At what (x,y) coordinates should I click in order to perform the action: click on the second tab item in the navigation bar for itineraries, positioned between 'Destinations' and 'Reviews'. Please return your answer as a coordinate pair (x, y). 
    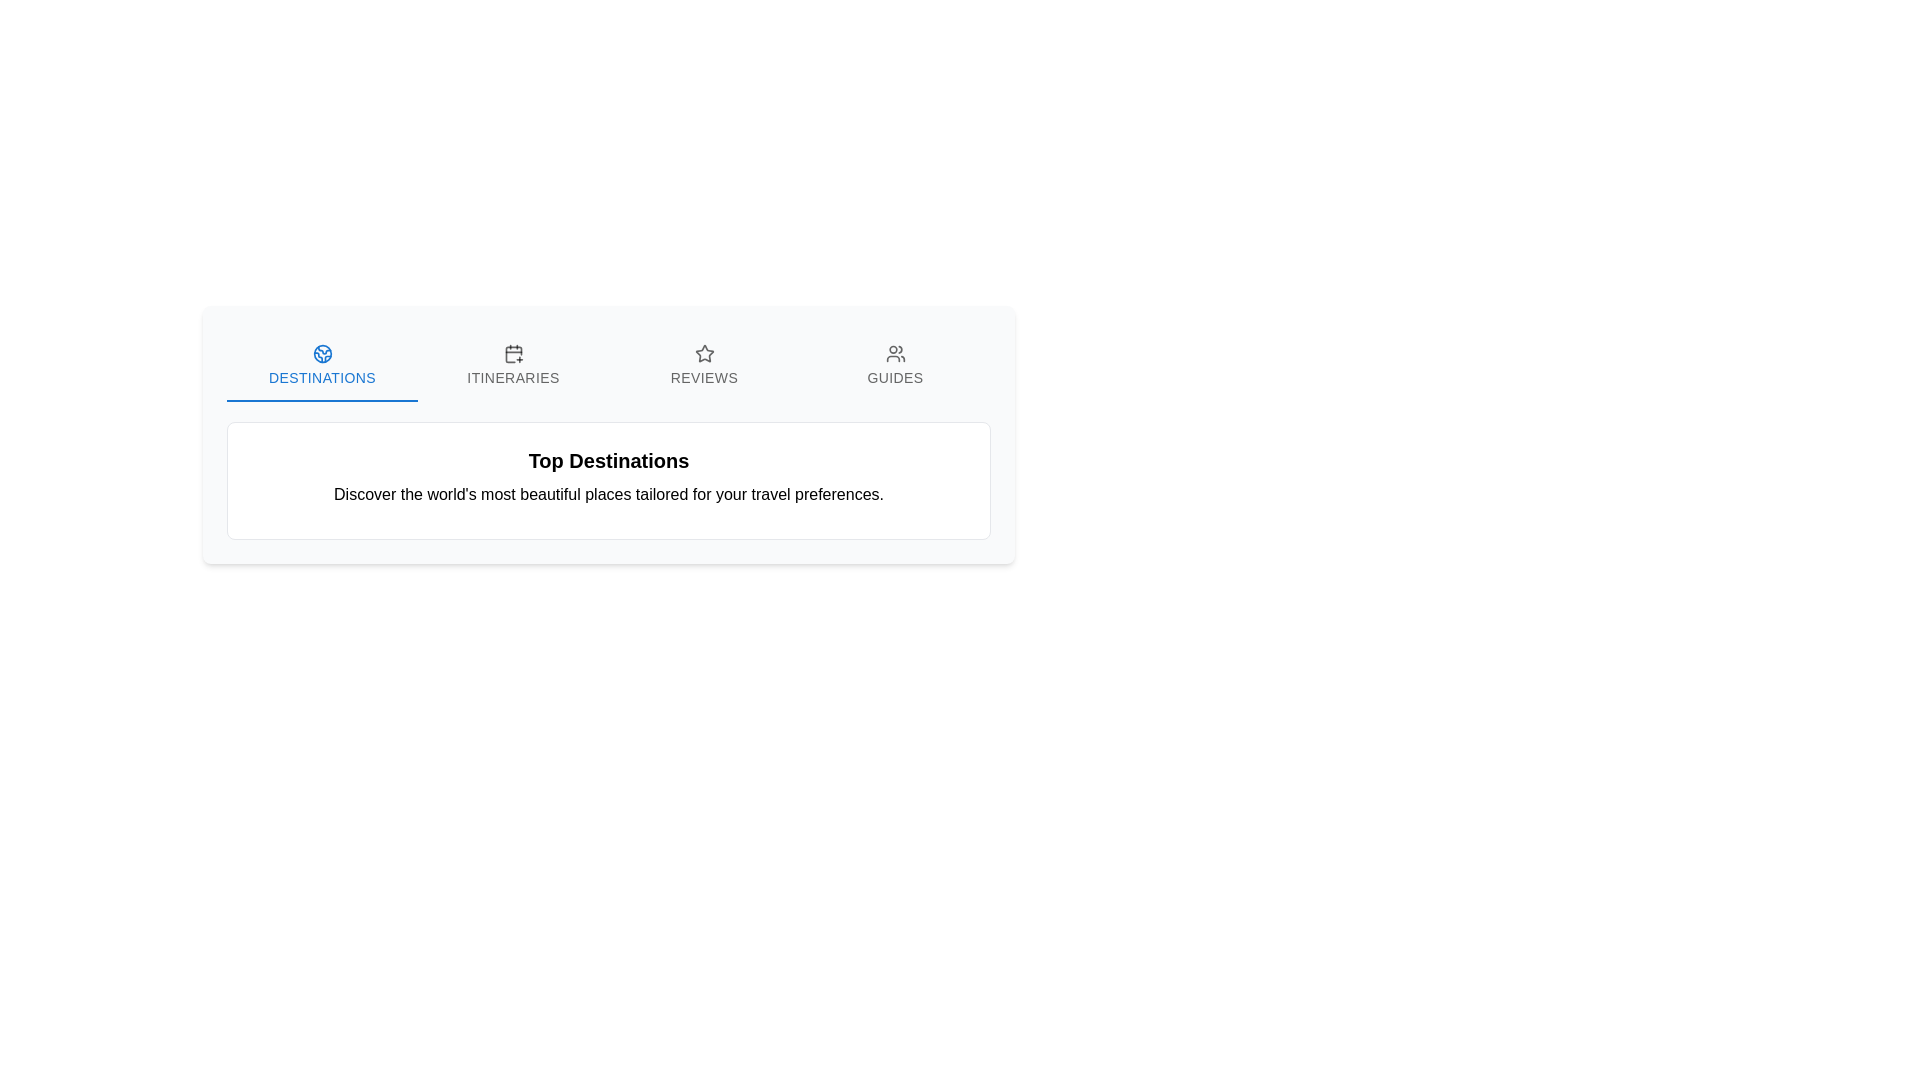
    Looking at the image, I should click on (513, 366).